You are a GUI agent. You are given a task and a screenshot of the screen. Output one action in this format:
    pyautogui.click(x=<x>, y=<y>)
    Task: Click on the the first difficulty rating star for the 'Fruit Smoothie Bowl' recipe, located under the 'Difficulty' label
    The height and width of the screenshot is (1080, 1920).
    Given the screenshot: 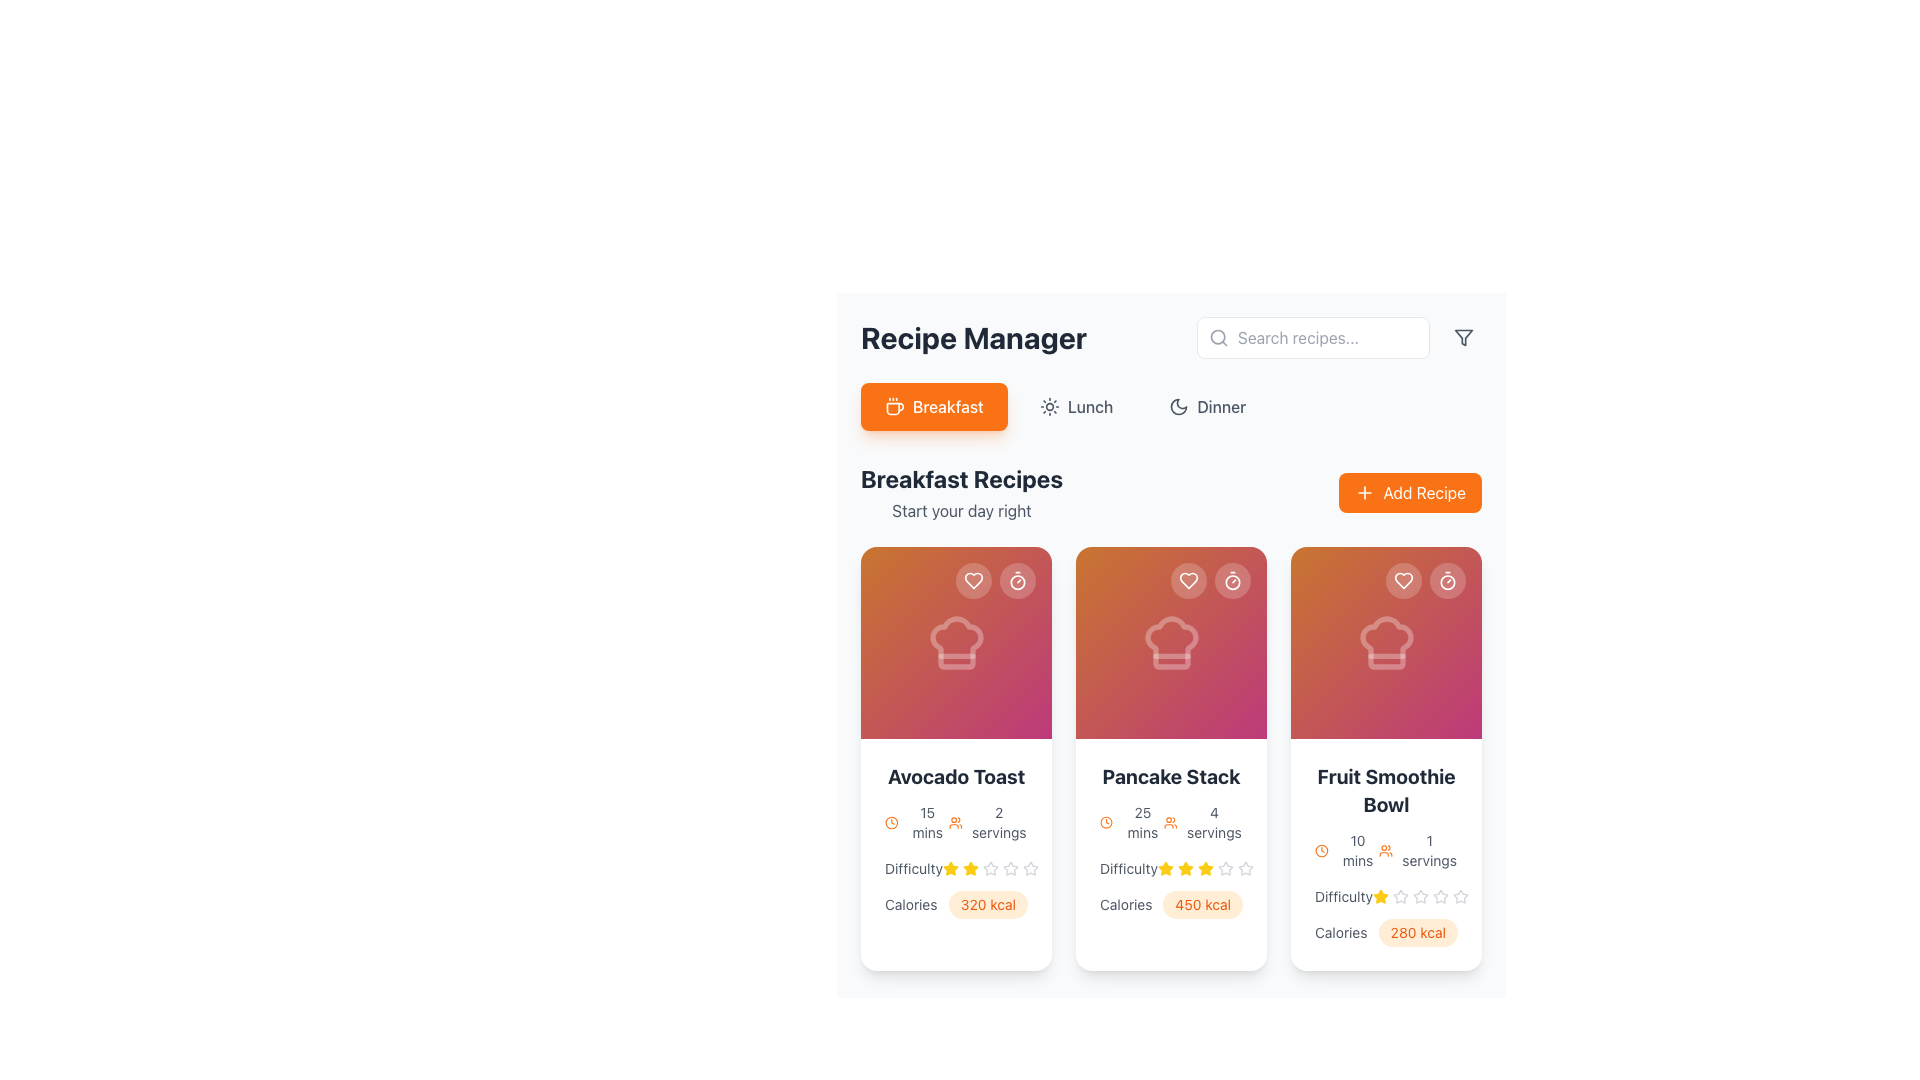 What is the action you would take?
    pyautogui.click(x=1440, y=895)
    